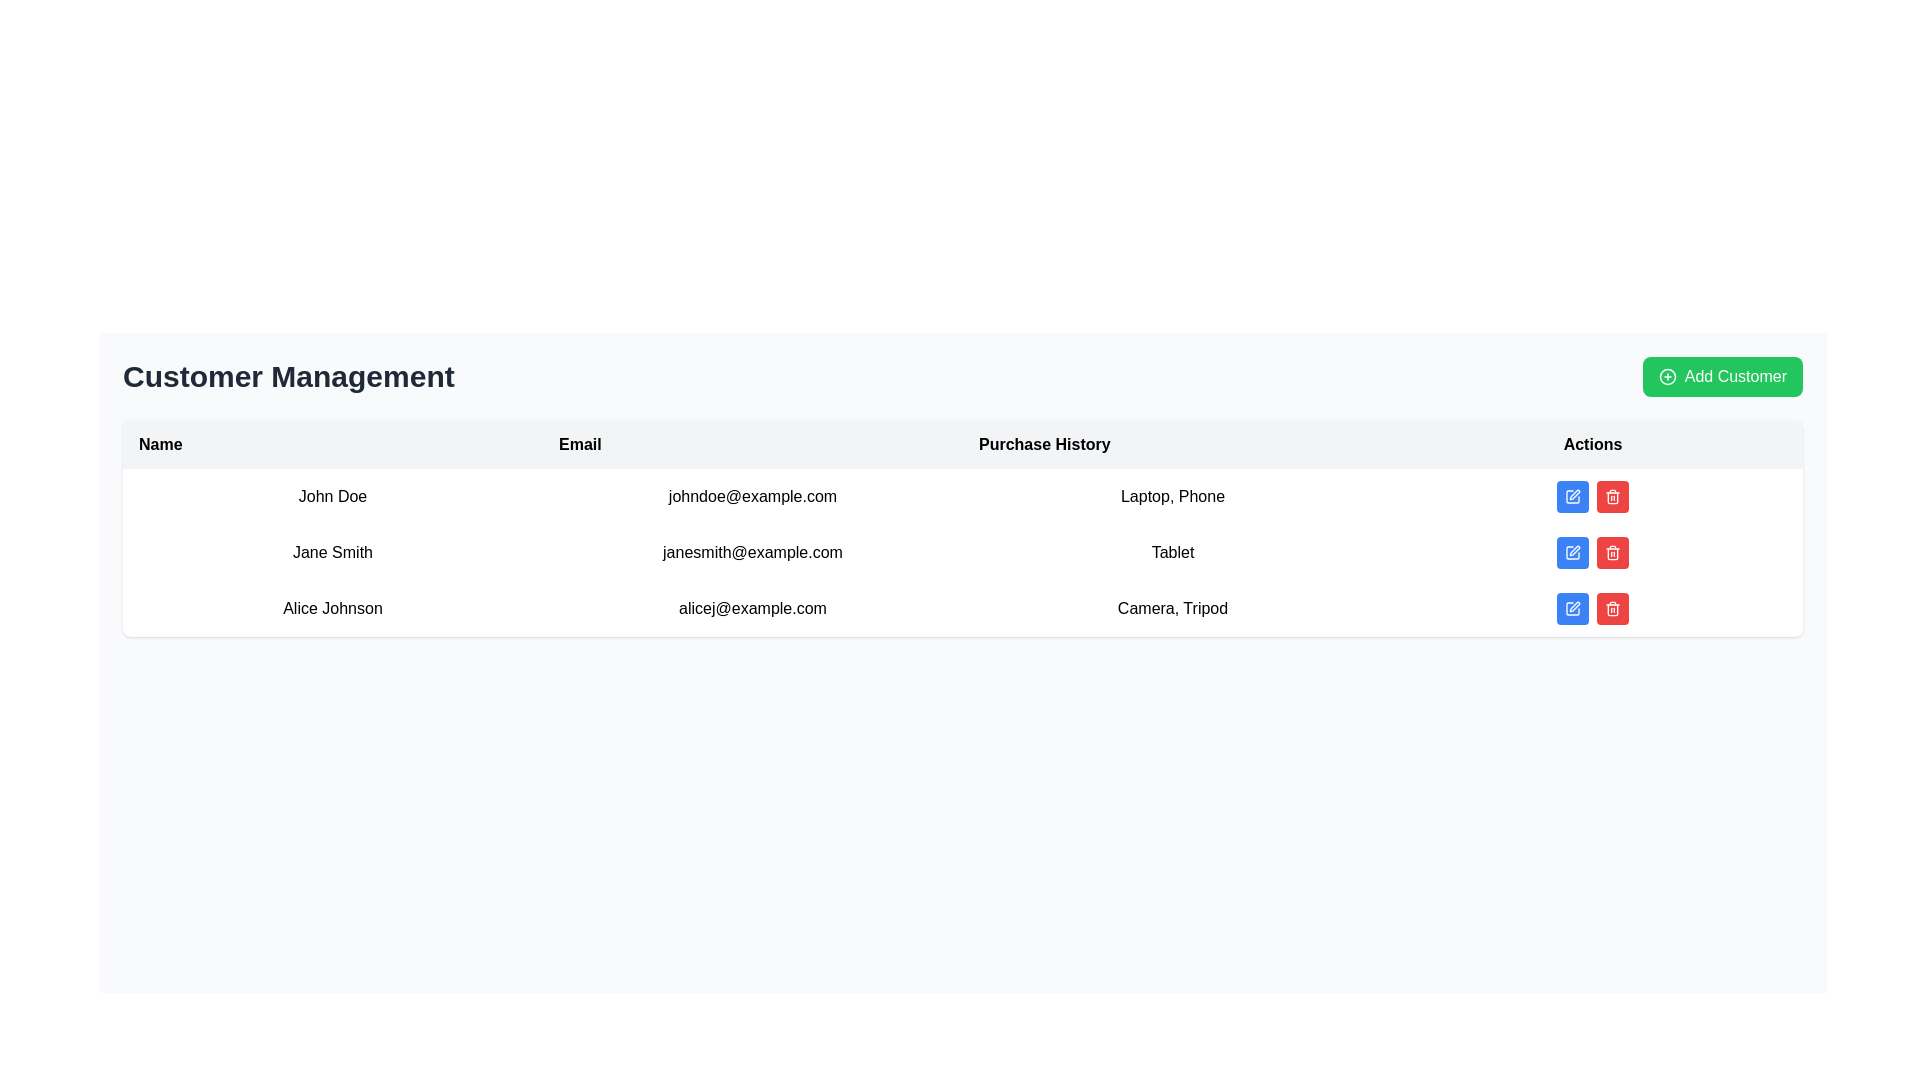  What do you see at coordinates (332, 552) in the screenshot?
I see `the Text label representing the second individual's name in the customer management table, located between 'John Doe' and 'Alice Johnson'` at bounding box center [332, 552].